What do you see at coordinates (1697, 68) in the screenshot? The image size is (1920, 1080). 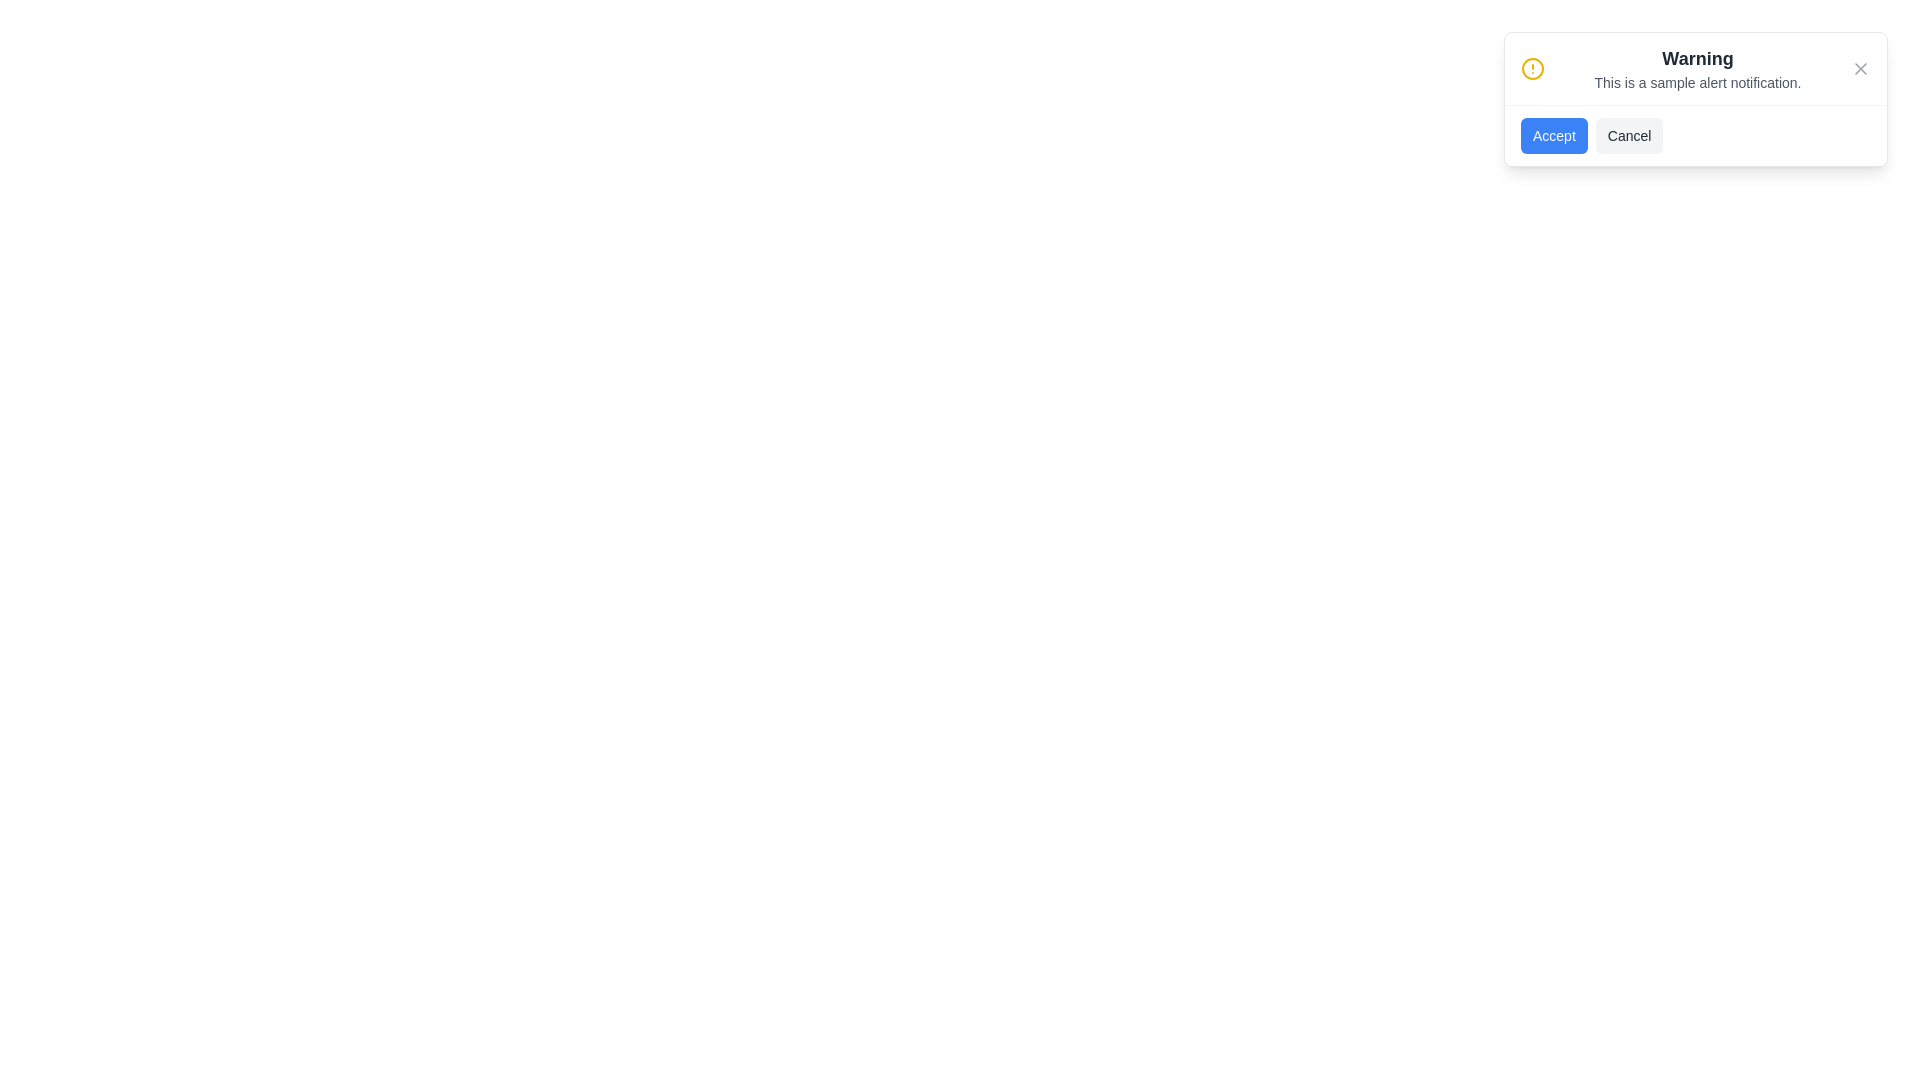 I see `contents of the Text Block that provides the title and description of an alert notification, located in the popup notification card, central to the layout` at bounding box center [1697, 68].